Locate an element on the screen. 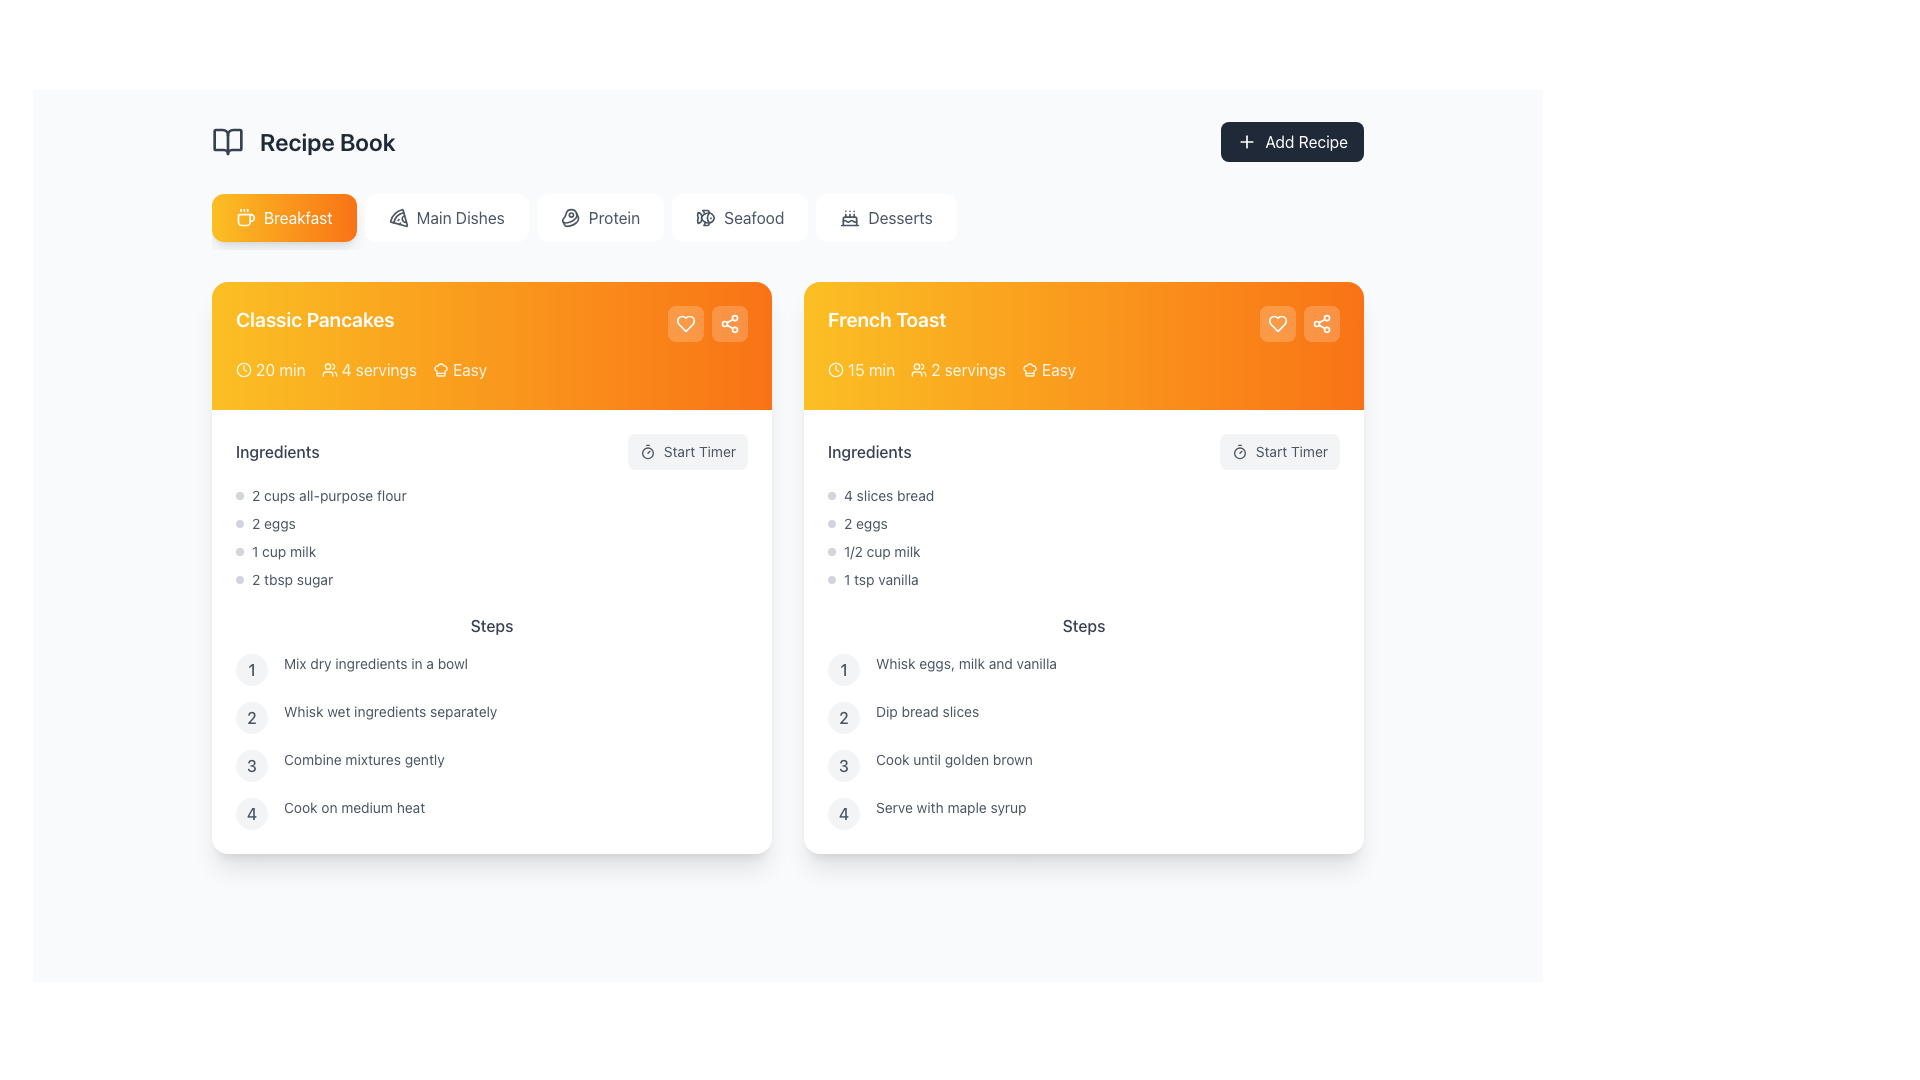 This screenshot has height=1080, width=1920. the fifth button in the horizontal row of navigation options to filter the content displayed below to items categorized under 'Desserts' is located at coordinates (885, 218).